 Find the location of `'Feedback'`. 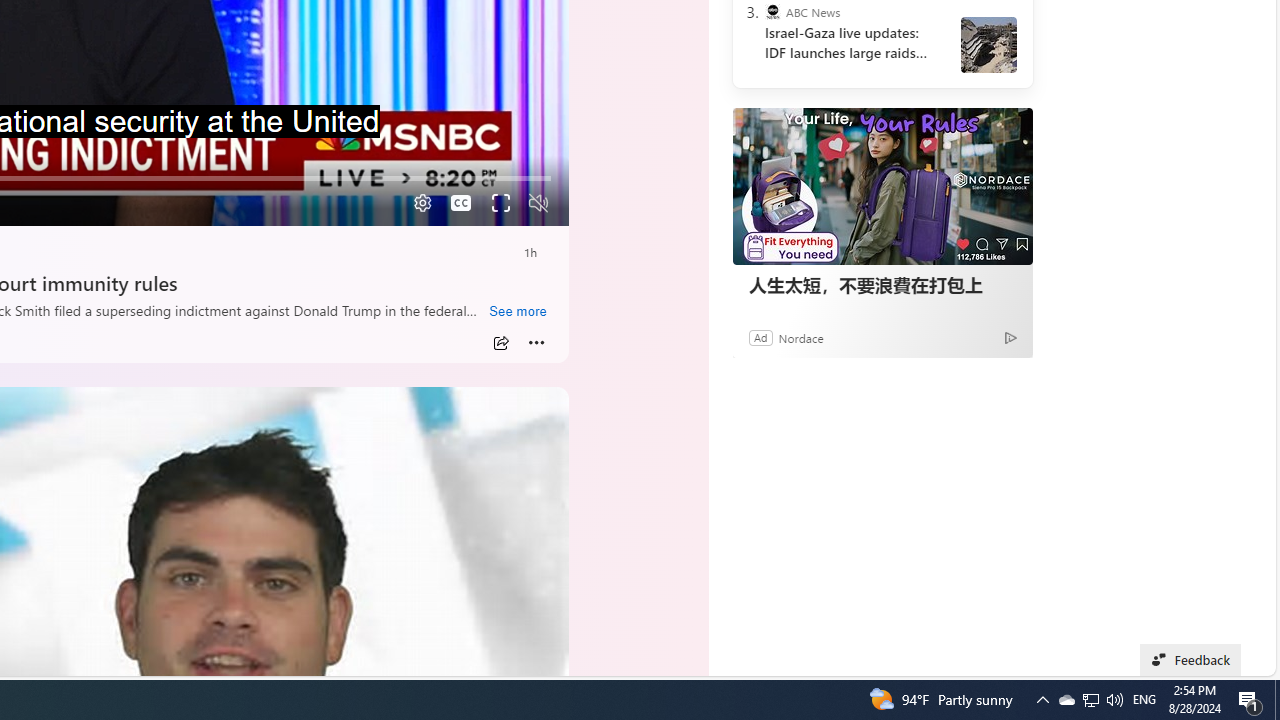

'Feedback' is located at coordinates (1191, 659).